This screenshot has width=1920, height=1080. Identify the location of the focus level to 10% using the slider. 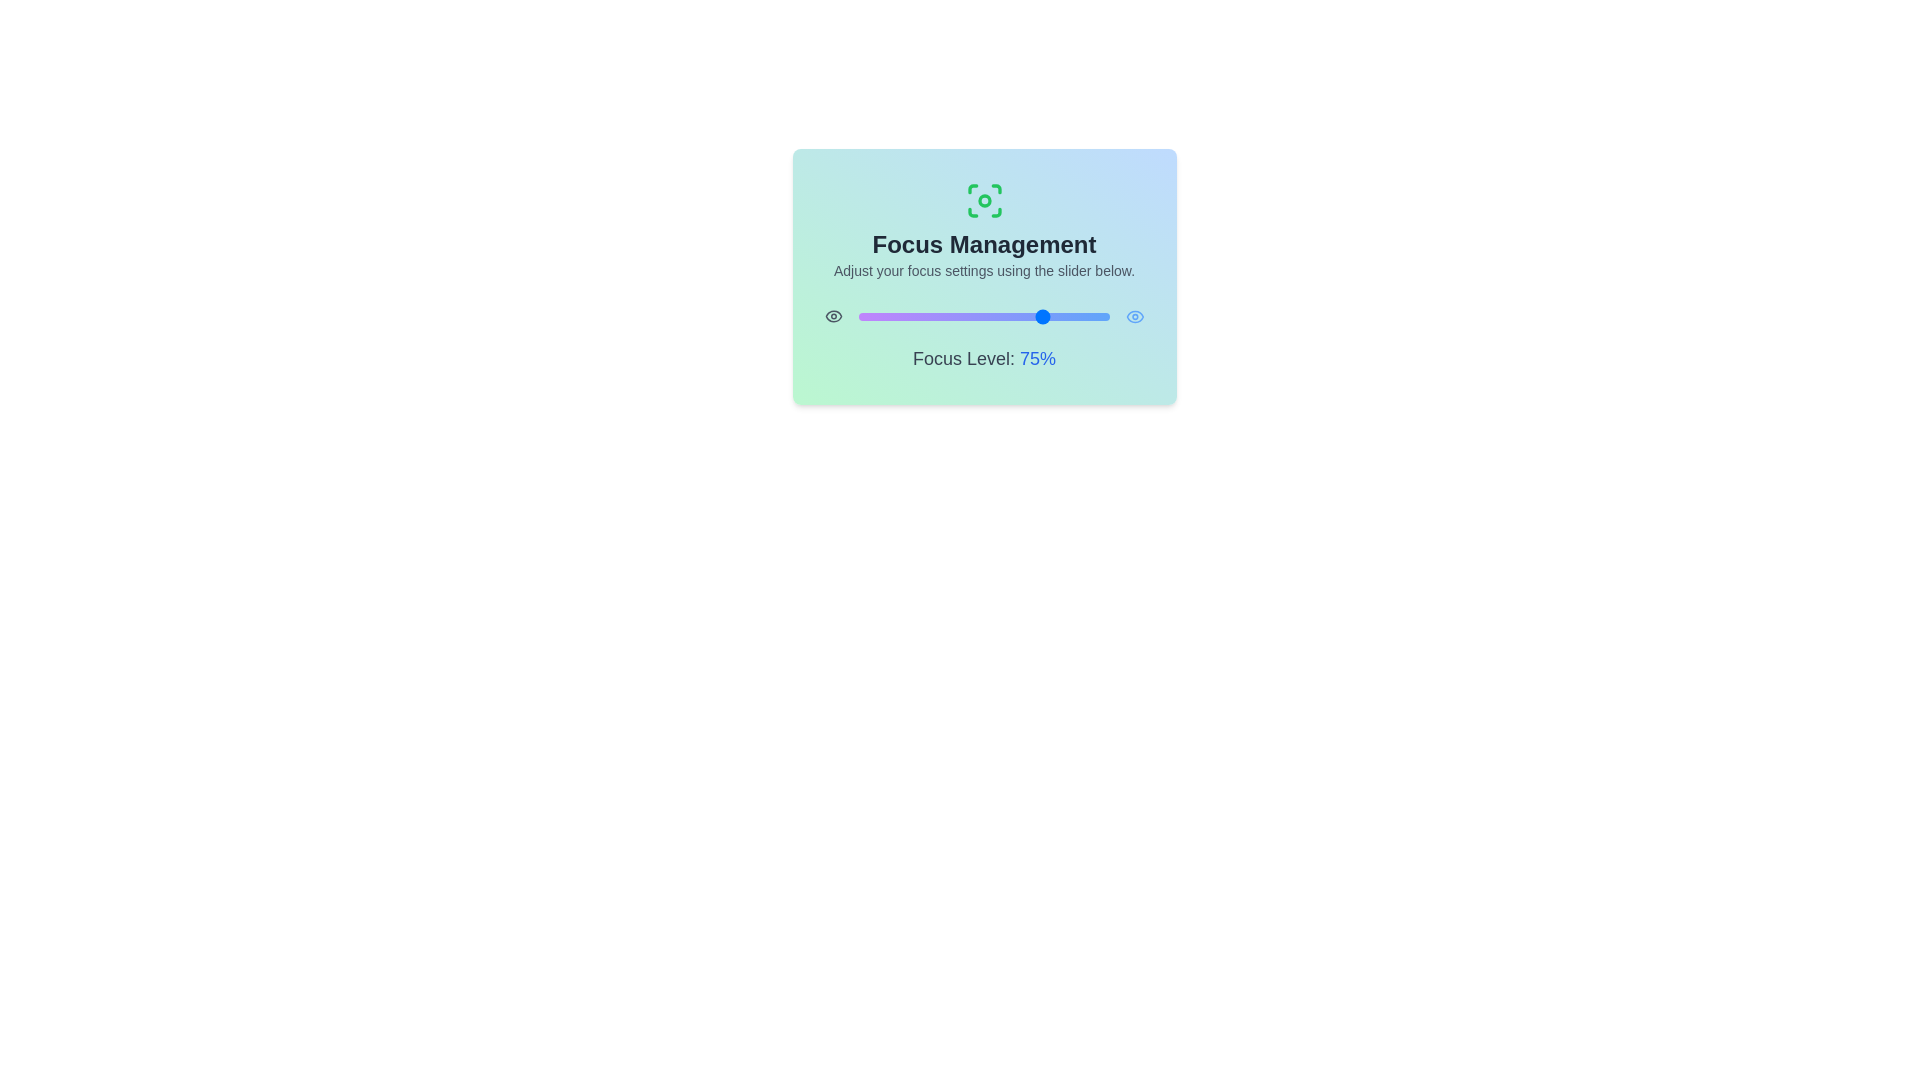
(883, 315).